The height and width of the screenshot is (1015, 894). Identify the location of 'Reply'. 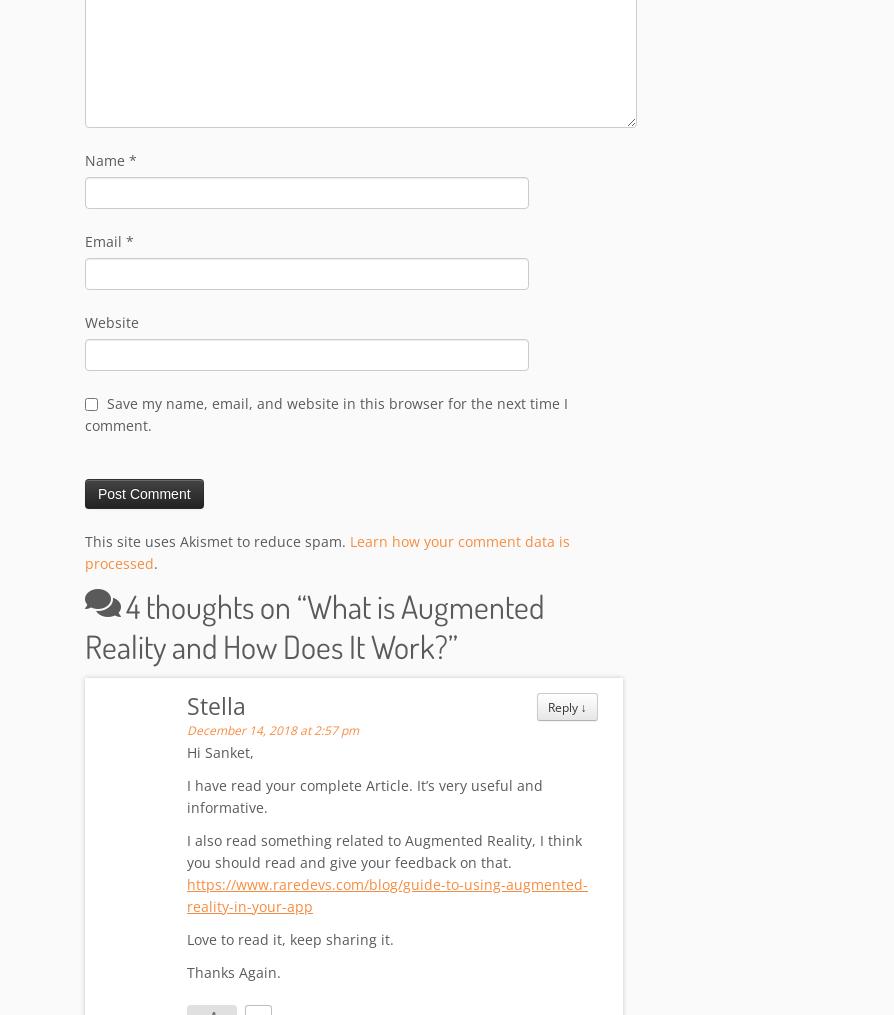
(564, 707).